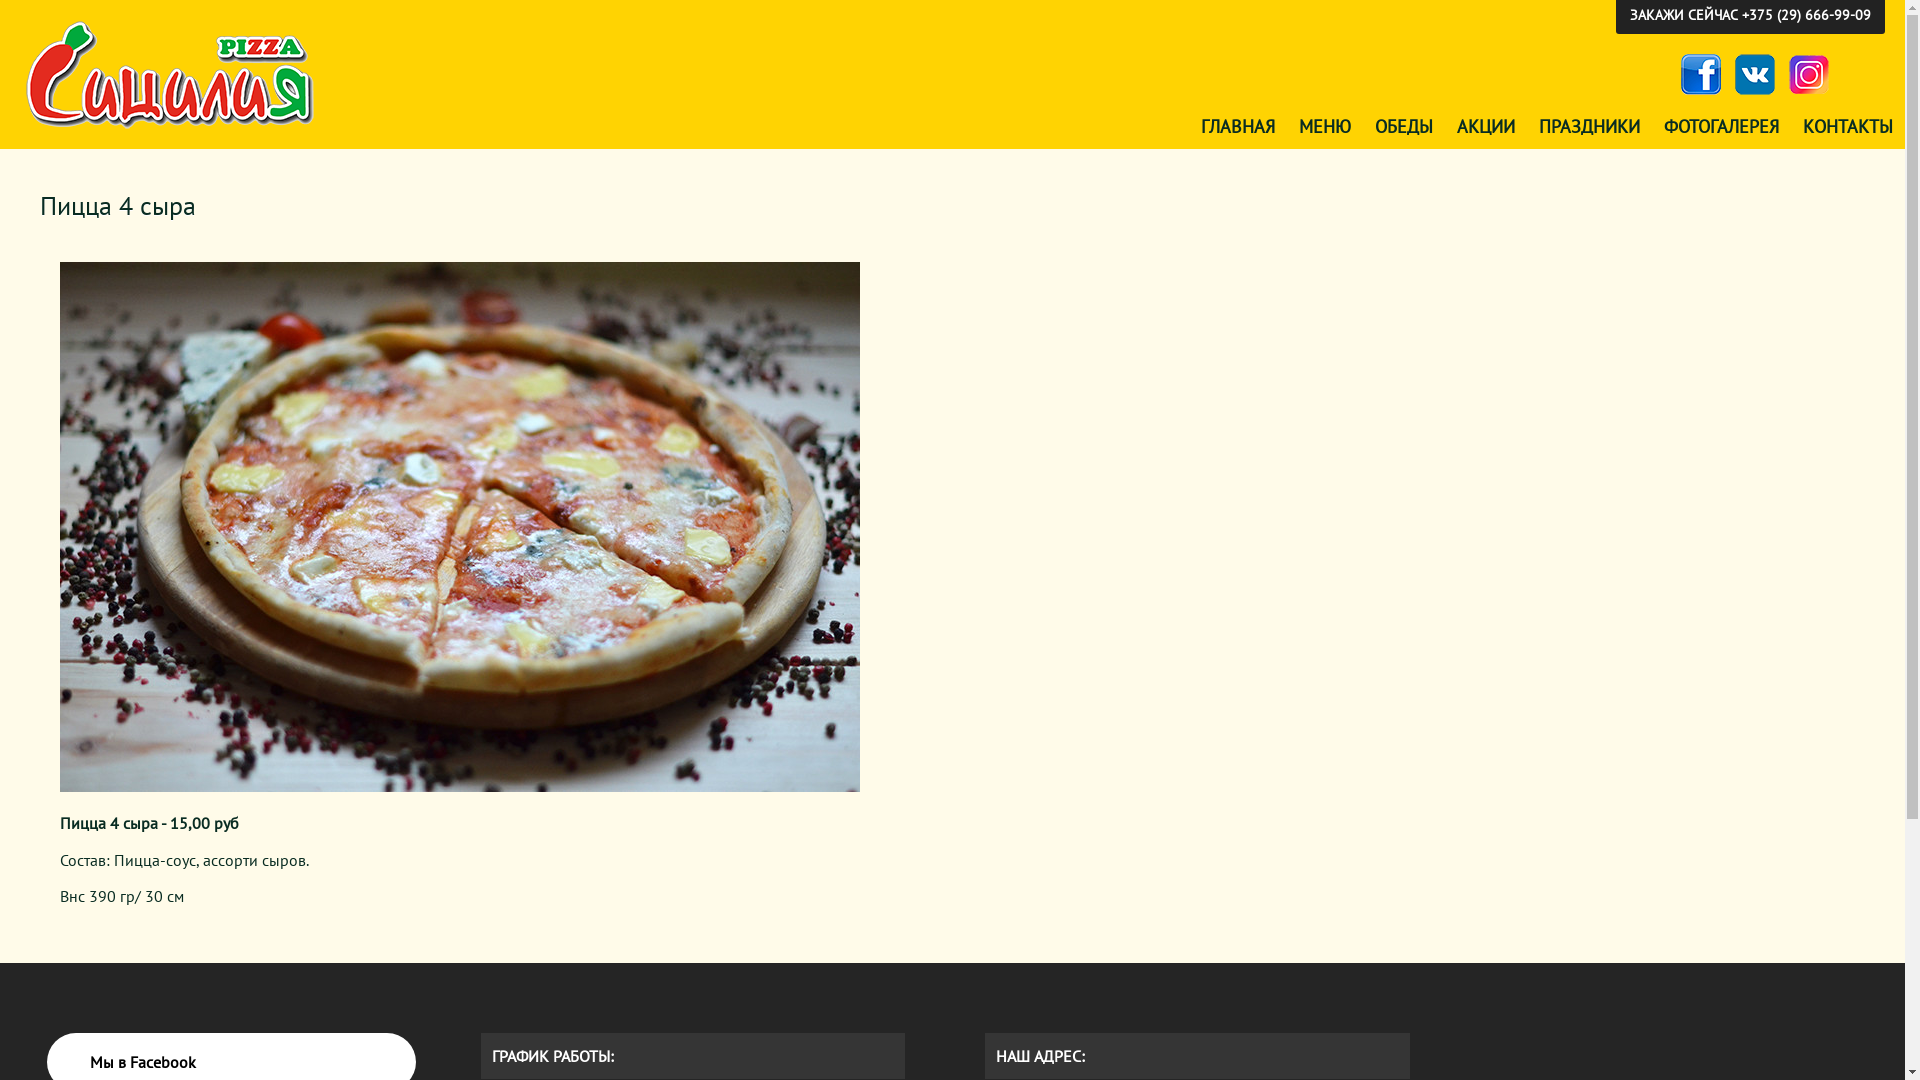  What do you see at coordinates (172, 74) in the screenshot?
I see `'pizzasicilia.by'` at bounding box center [172, 74].